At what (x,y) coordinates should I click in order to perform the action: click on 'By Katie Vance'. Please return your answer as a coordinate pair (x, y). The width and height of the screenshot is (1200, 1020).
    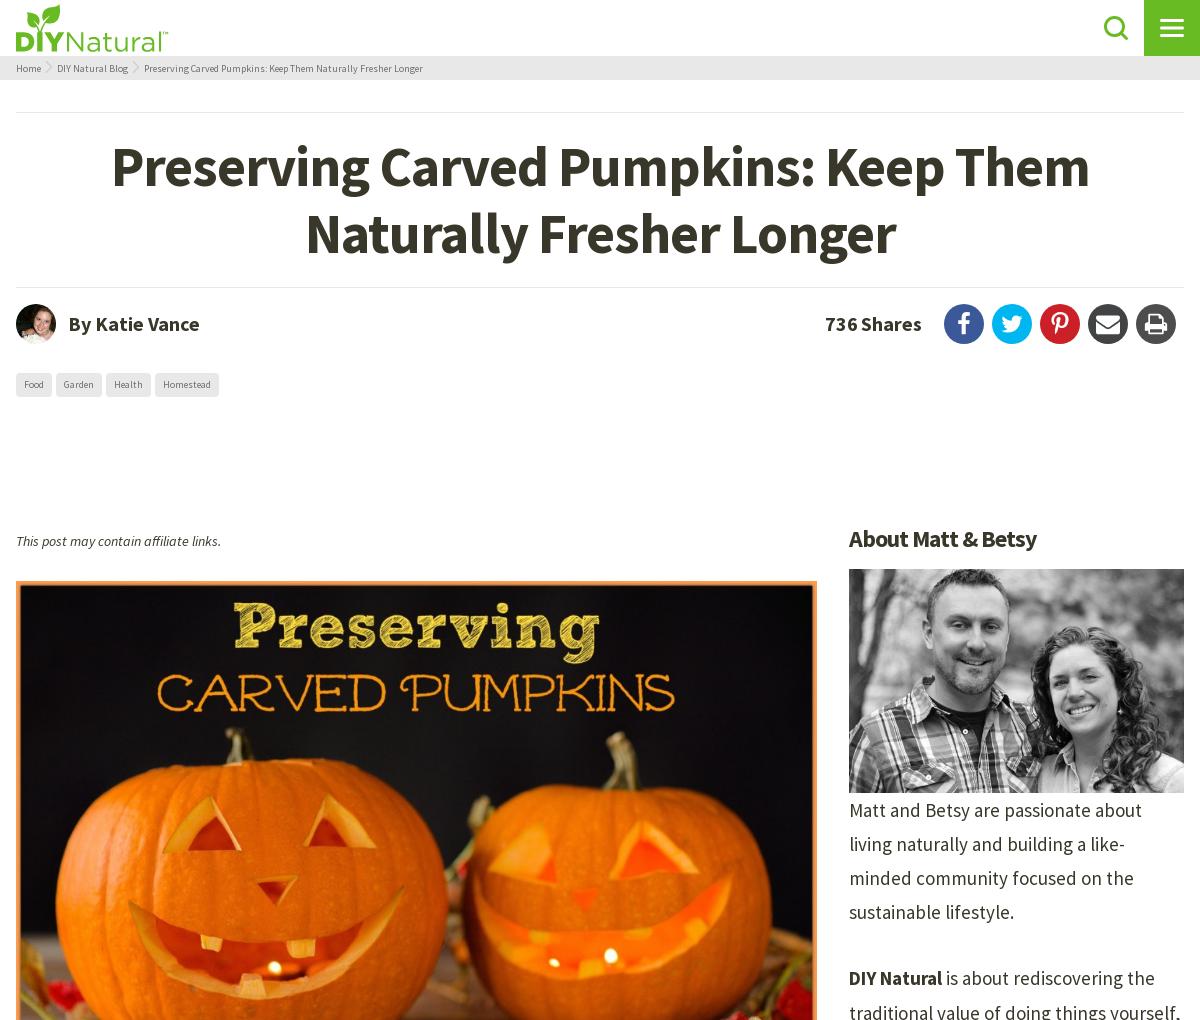
    Looking at the image, I should click on (134, 323).